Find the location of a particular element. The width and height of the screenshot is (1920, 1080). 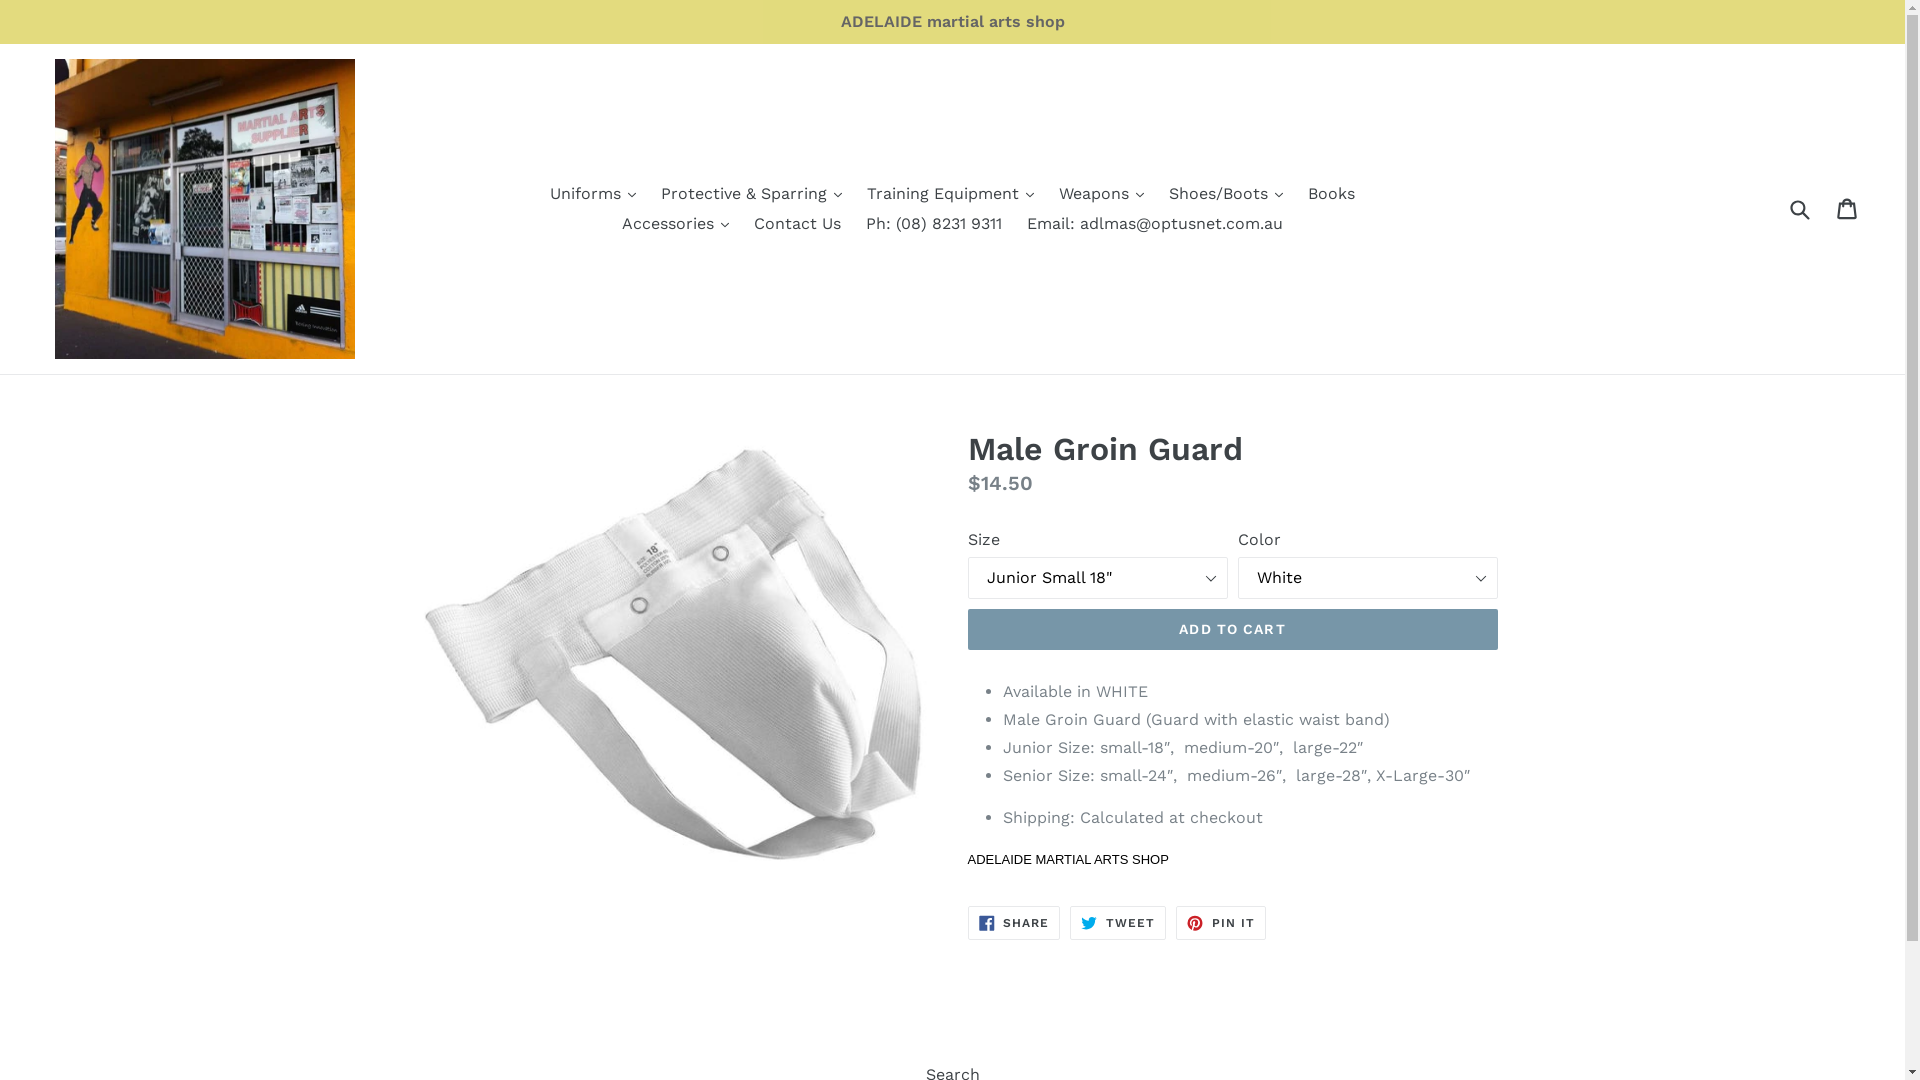

'Contact Us' is located at coordinates (796, 223).